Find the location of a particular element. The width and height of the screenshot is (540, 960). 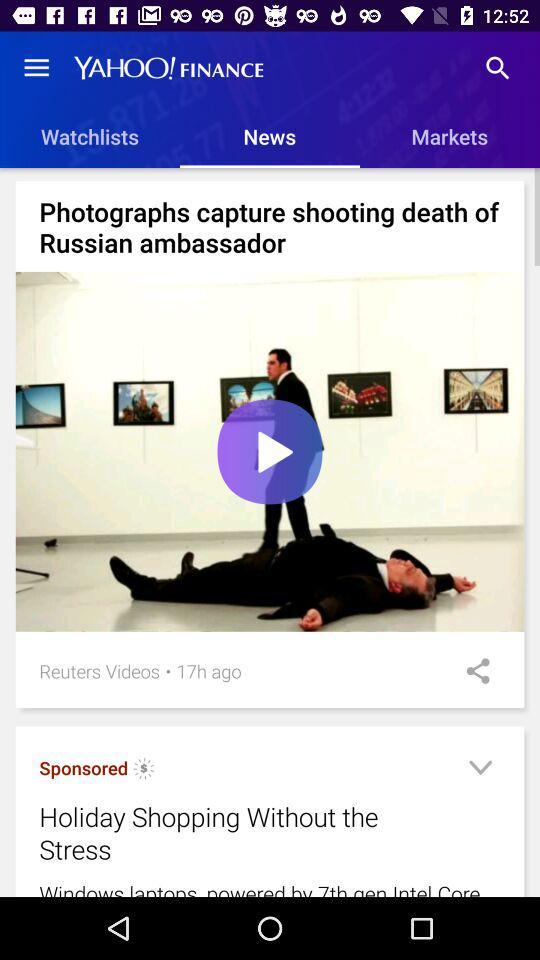

the item next to the reuters videos item is located at coordinates (167, 671).